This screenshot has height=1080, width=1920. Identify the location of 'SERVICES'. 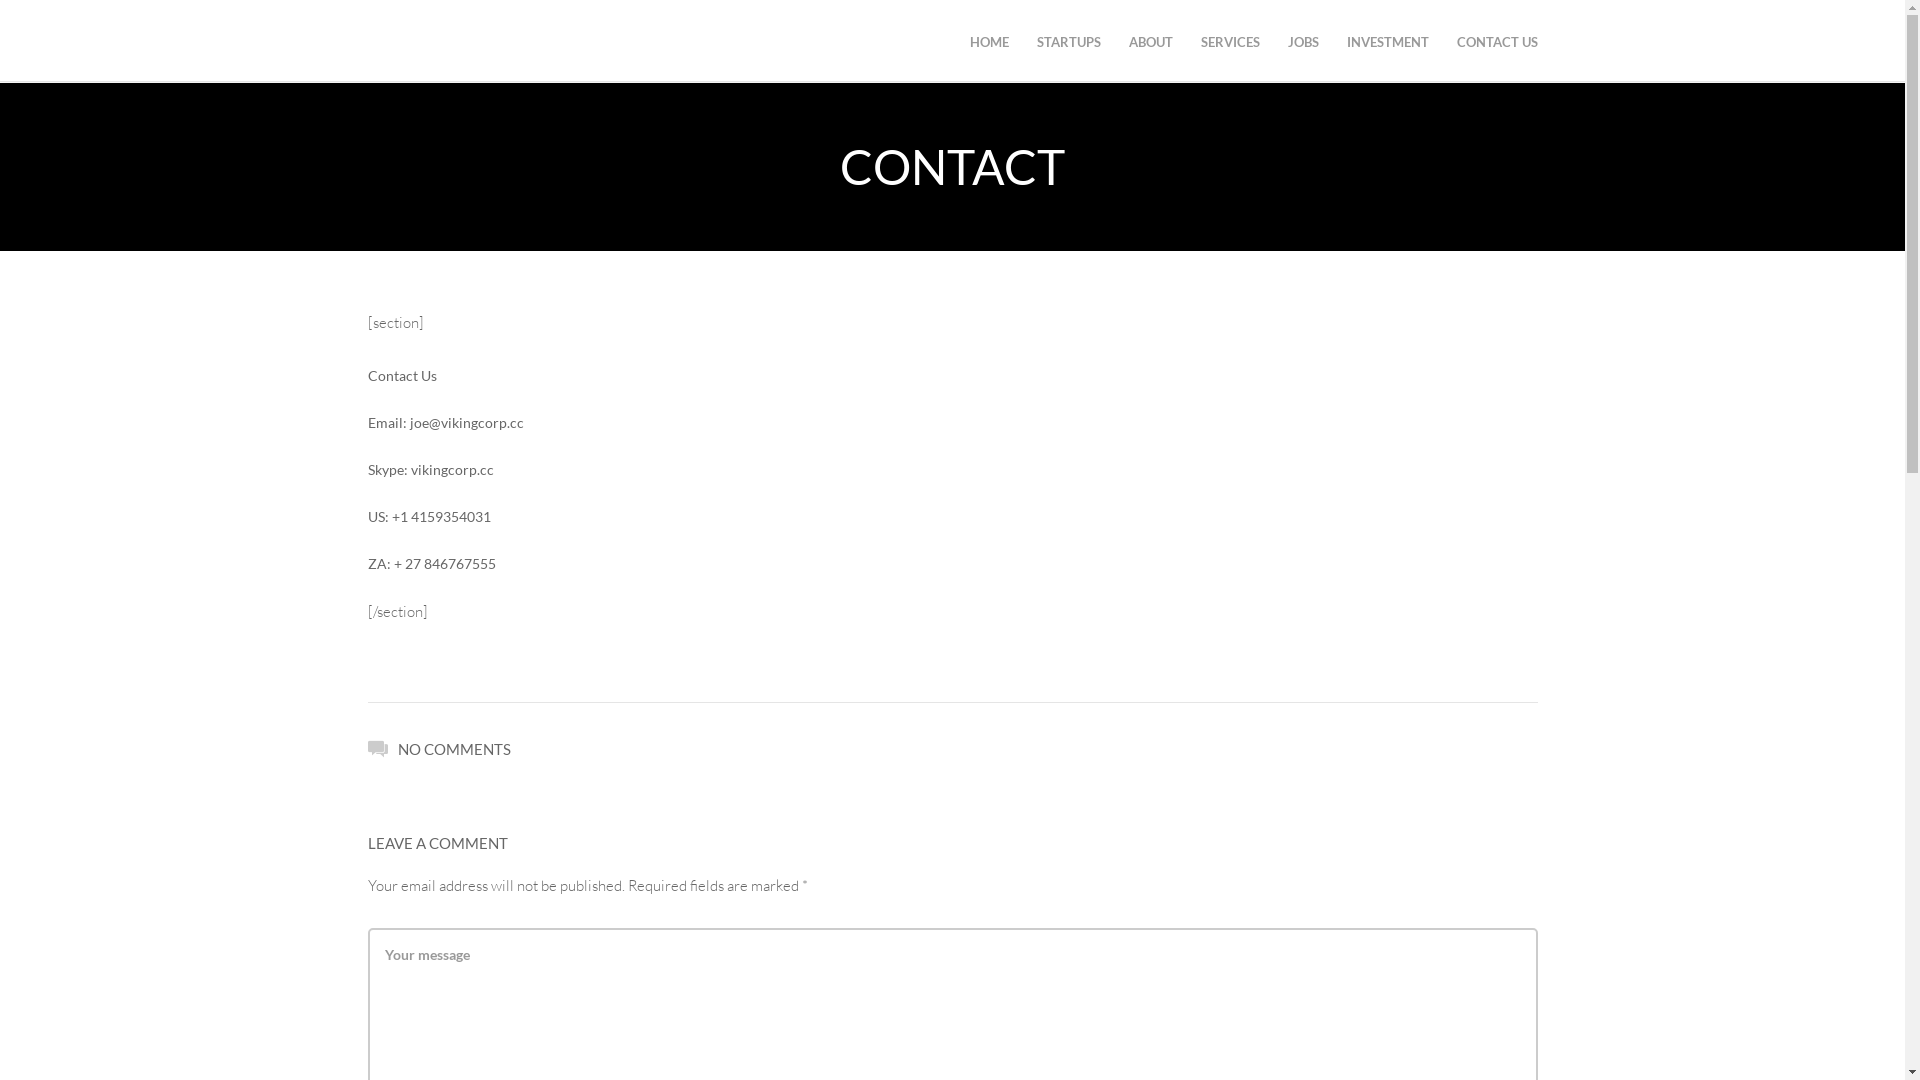
(1228, 42).